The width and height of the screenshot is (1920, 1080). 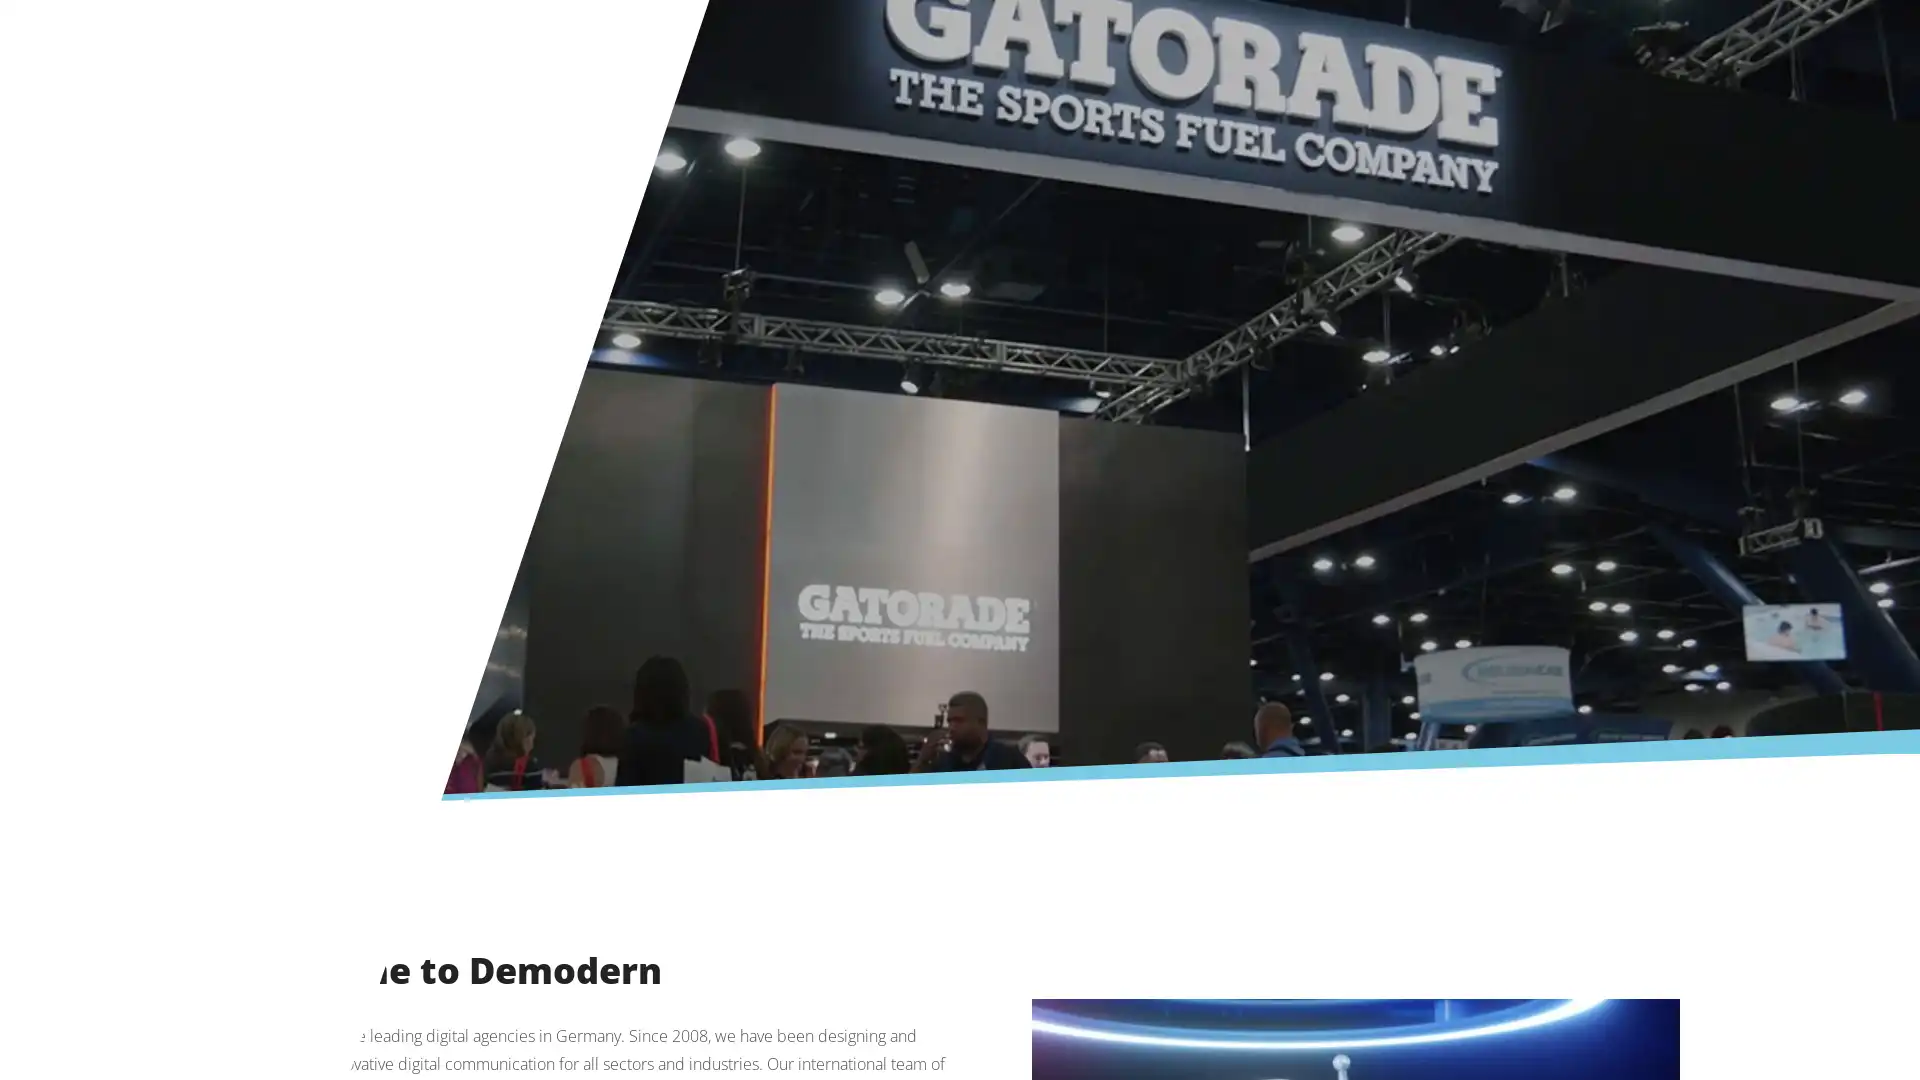 What do you see at coordinates (1315, 1035) in the screenshot?
I see `Deny` at bounding box center [1315, 1035].